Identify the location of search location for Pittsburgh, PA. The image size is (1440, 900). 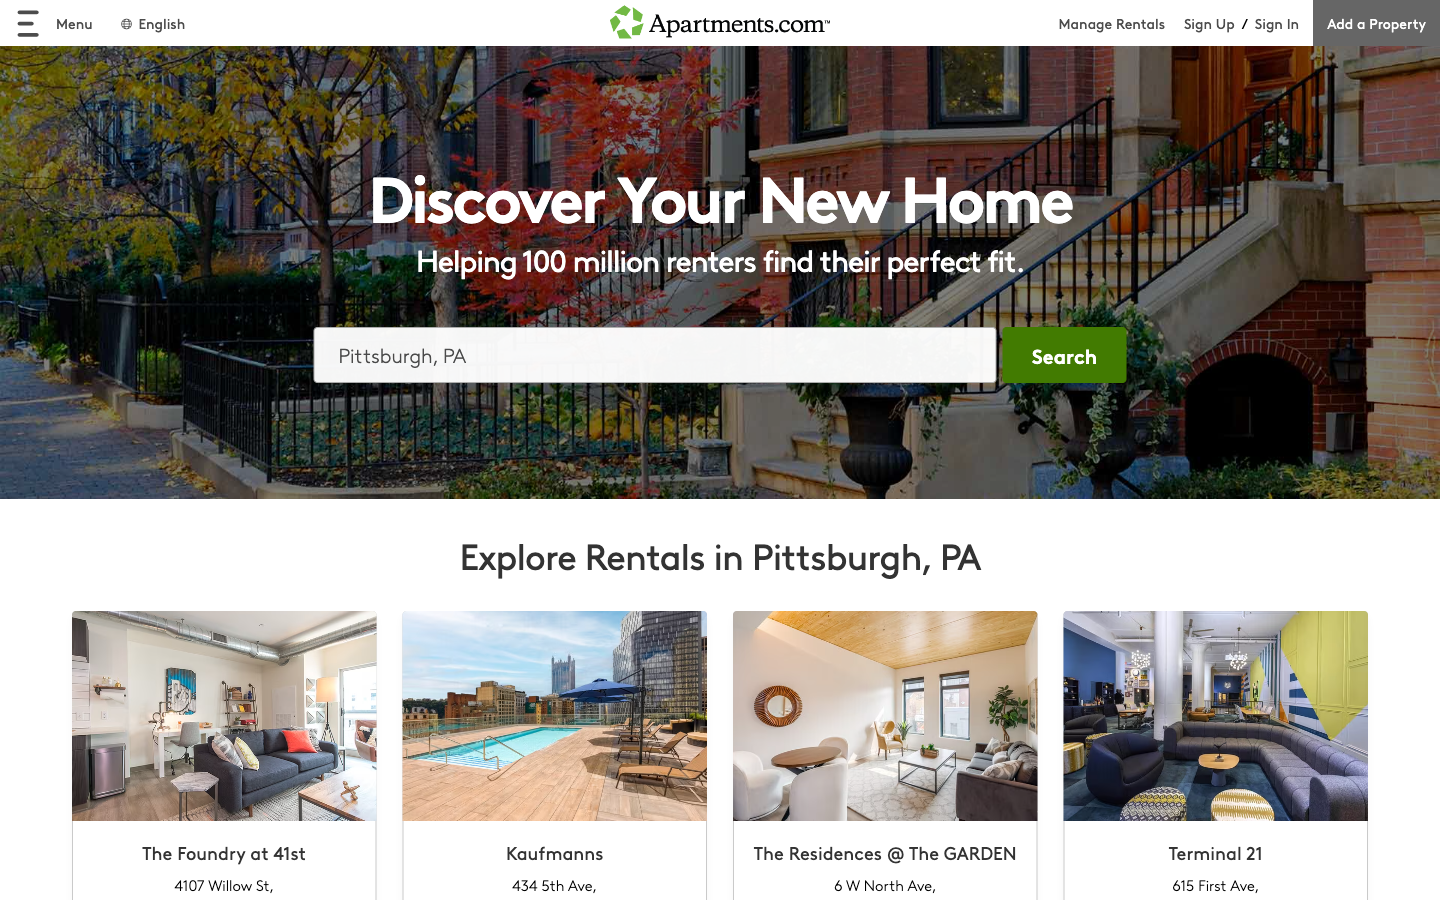
(654, 354).